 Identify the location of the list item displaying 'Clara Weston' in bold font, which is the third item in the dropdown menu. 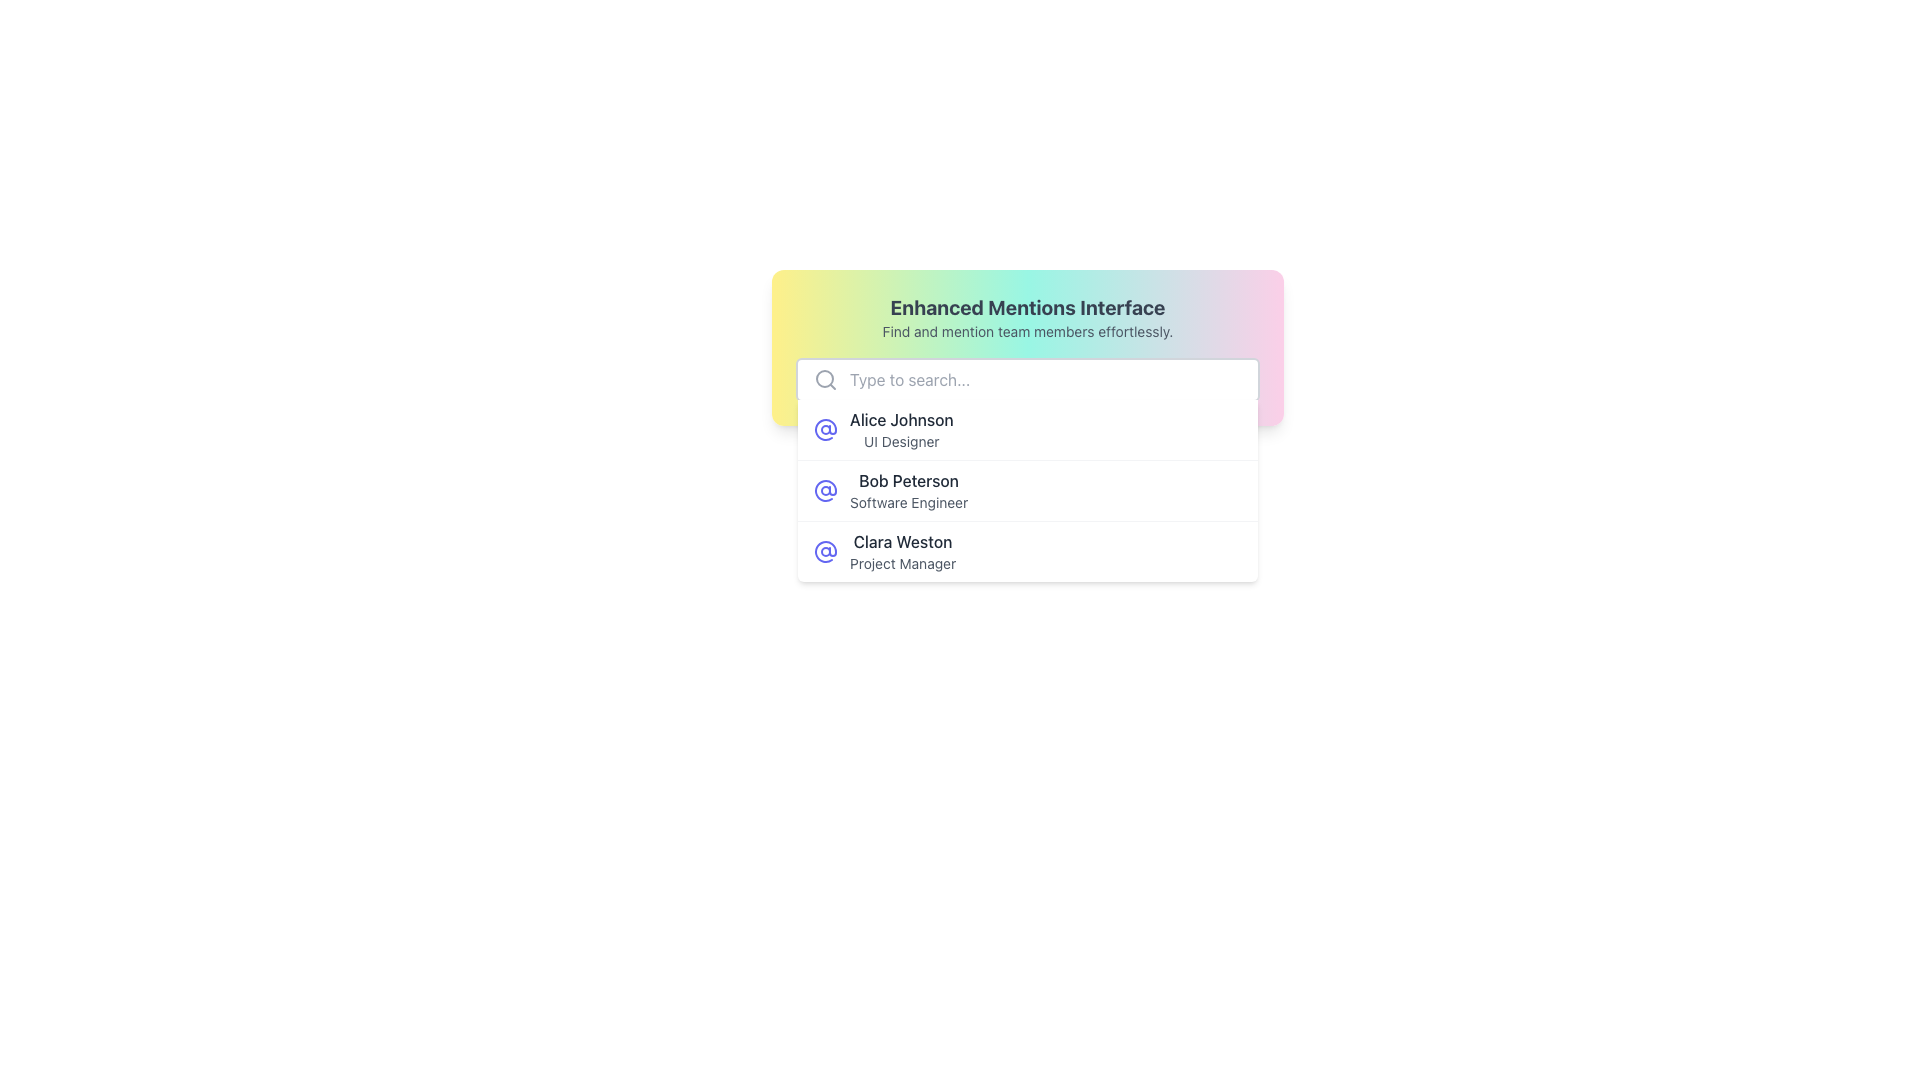
(1027, 551).